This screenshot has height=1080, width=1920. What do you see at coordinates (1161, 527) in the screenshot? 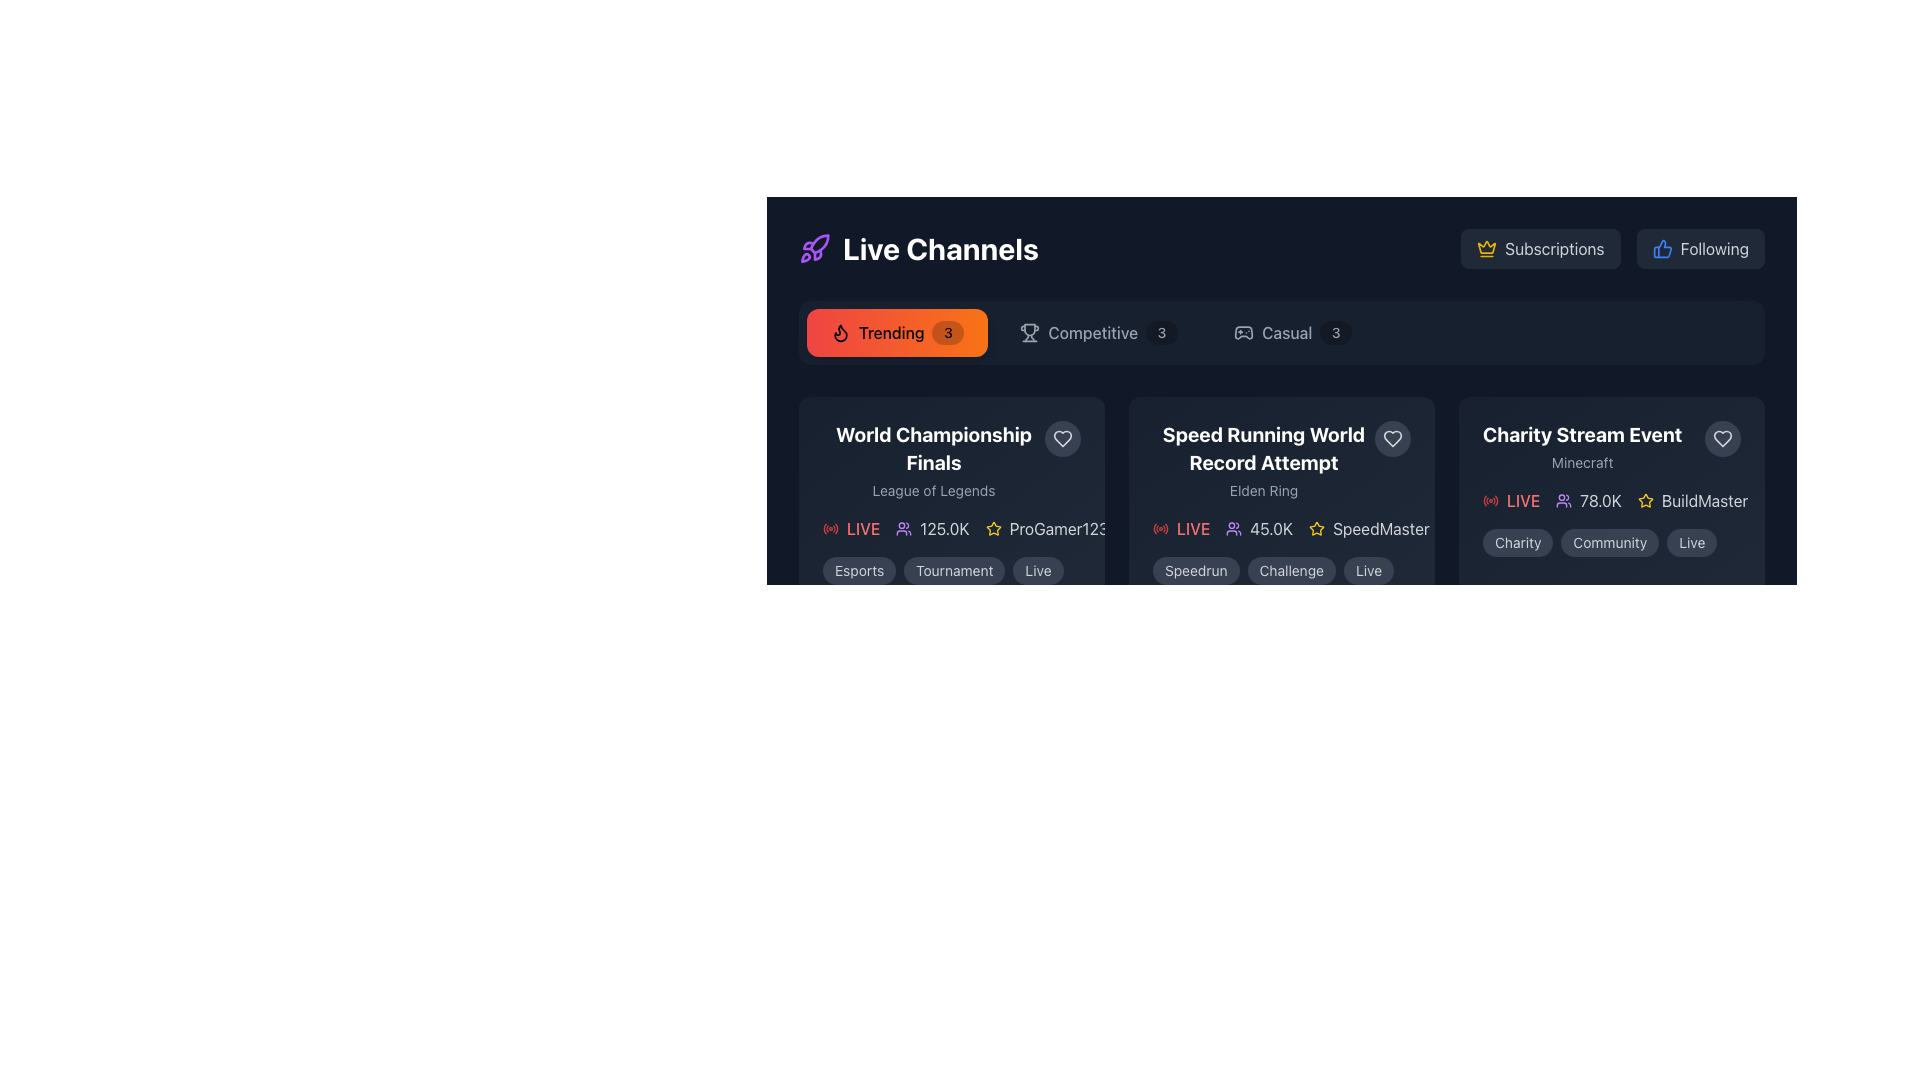
I see `the radio signal icon with a red pulsating animation located to the left of the 'LIVE' text in the first card of the interface` at bounding box center [1161, 527].